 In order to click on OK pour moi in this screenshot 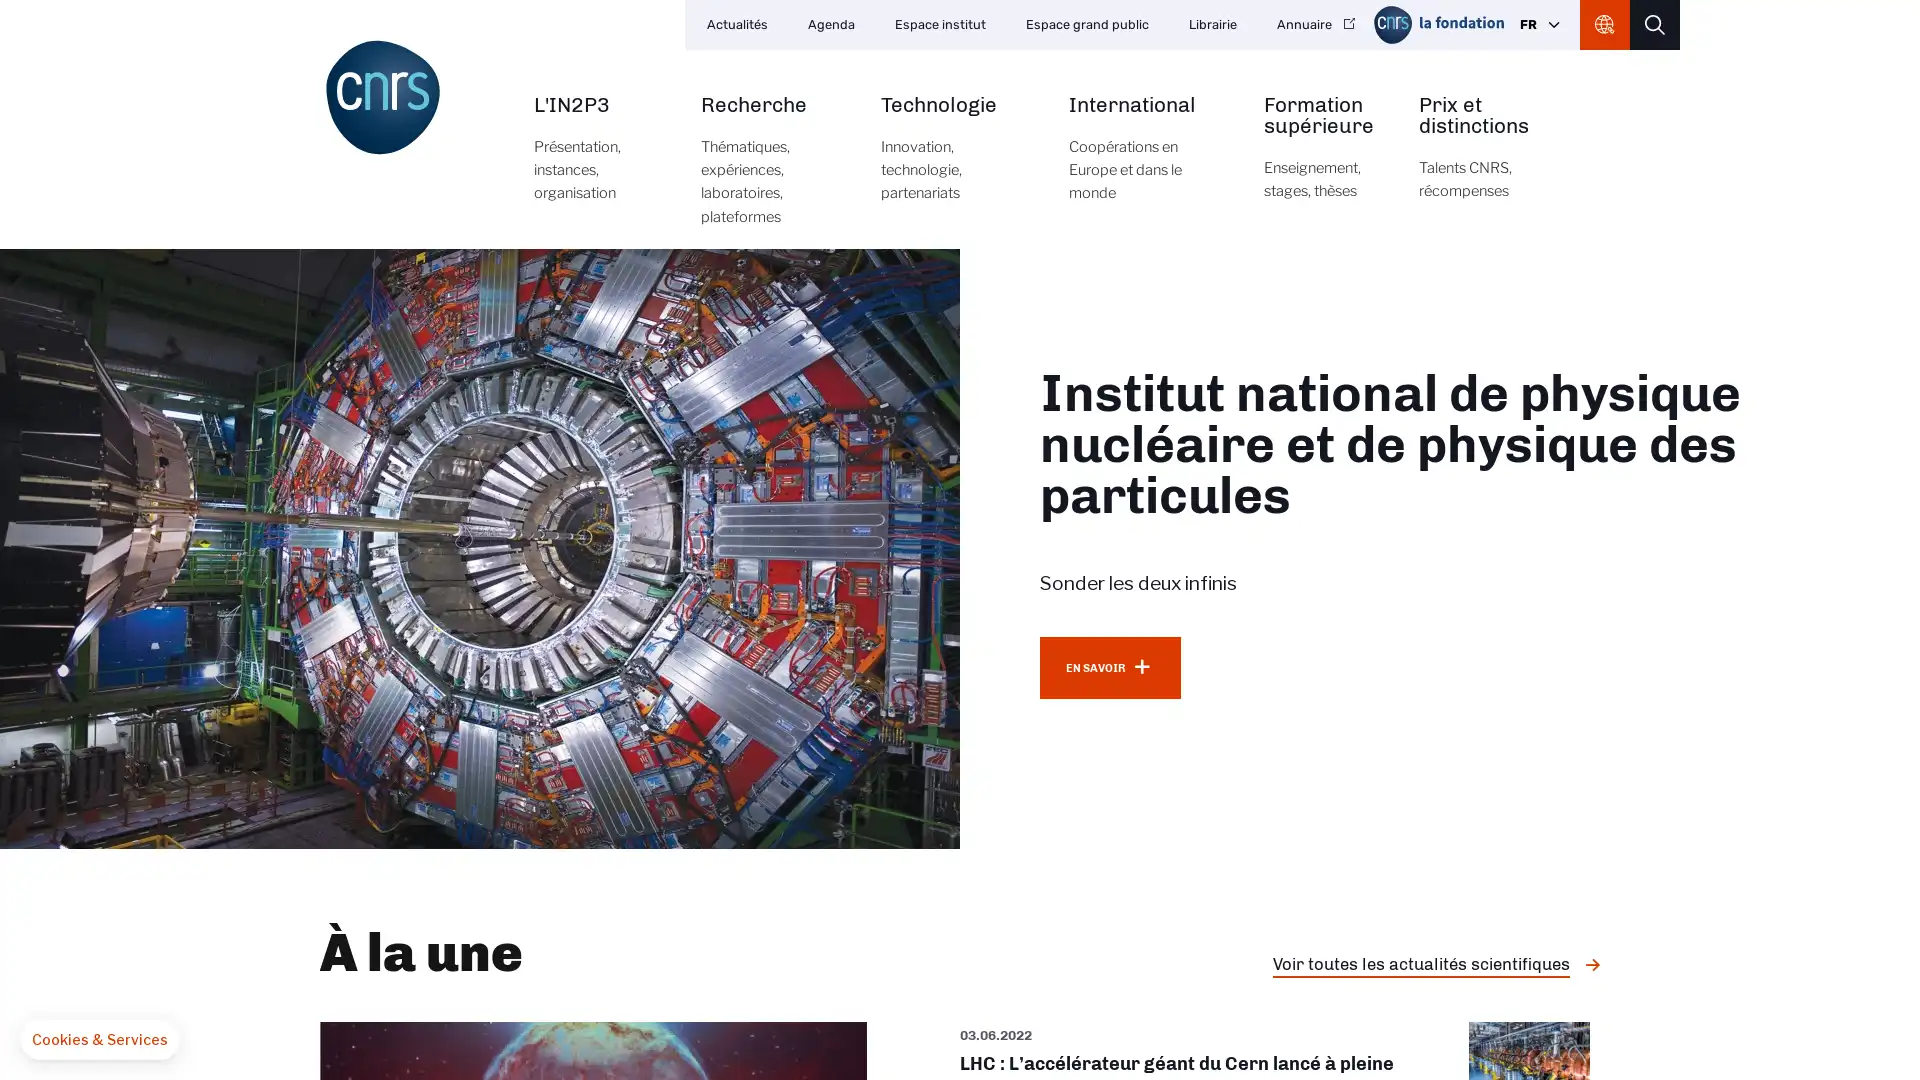, I will do `click(369, 978)`.